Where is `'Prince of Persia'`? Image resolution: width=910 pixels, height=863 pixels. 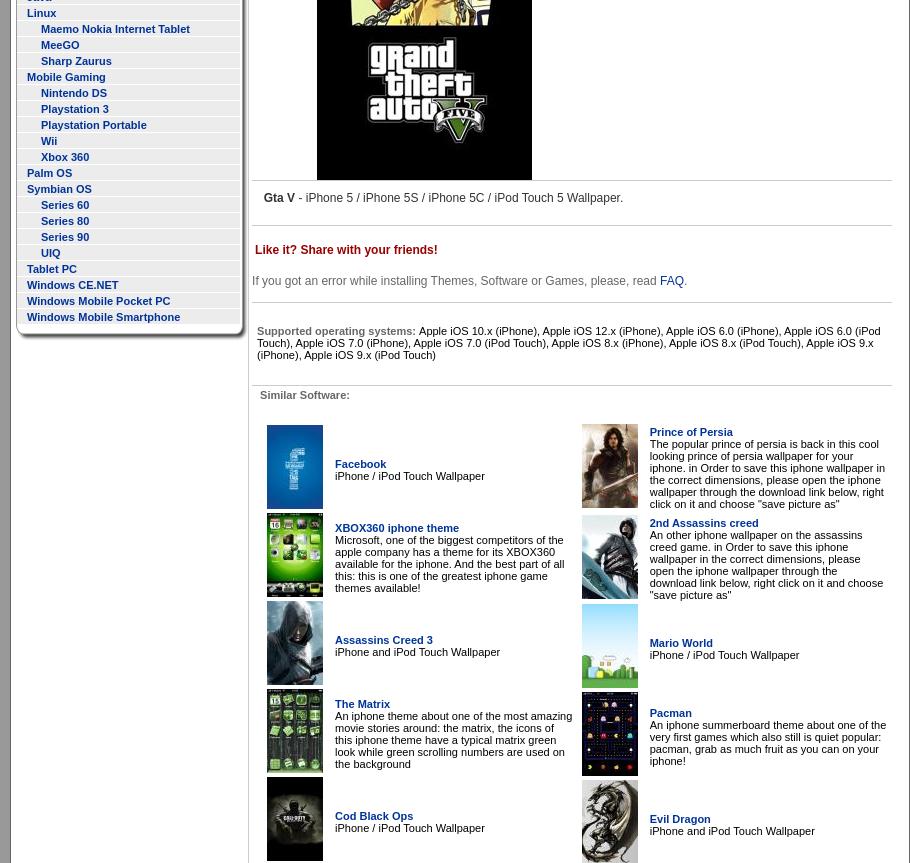
'Prince of Persia' is located at coordinates (690, 432).